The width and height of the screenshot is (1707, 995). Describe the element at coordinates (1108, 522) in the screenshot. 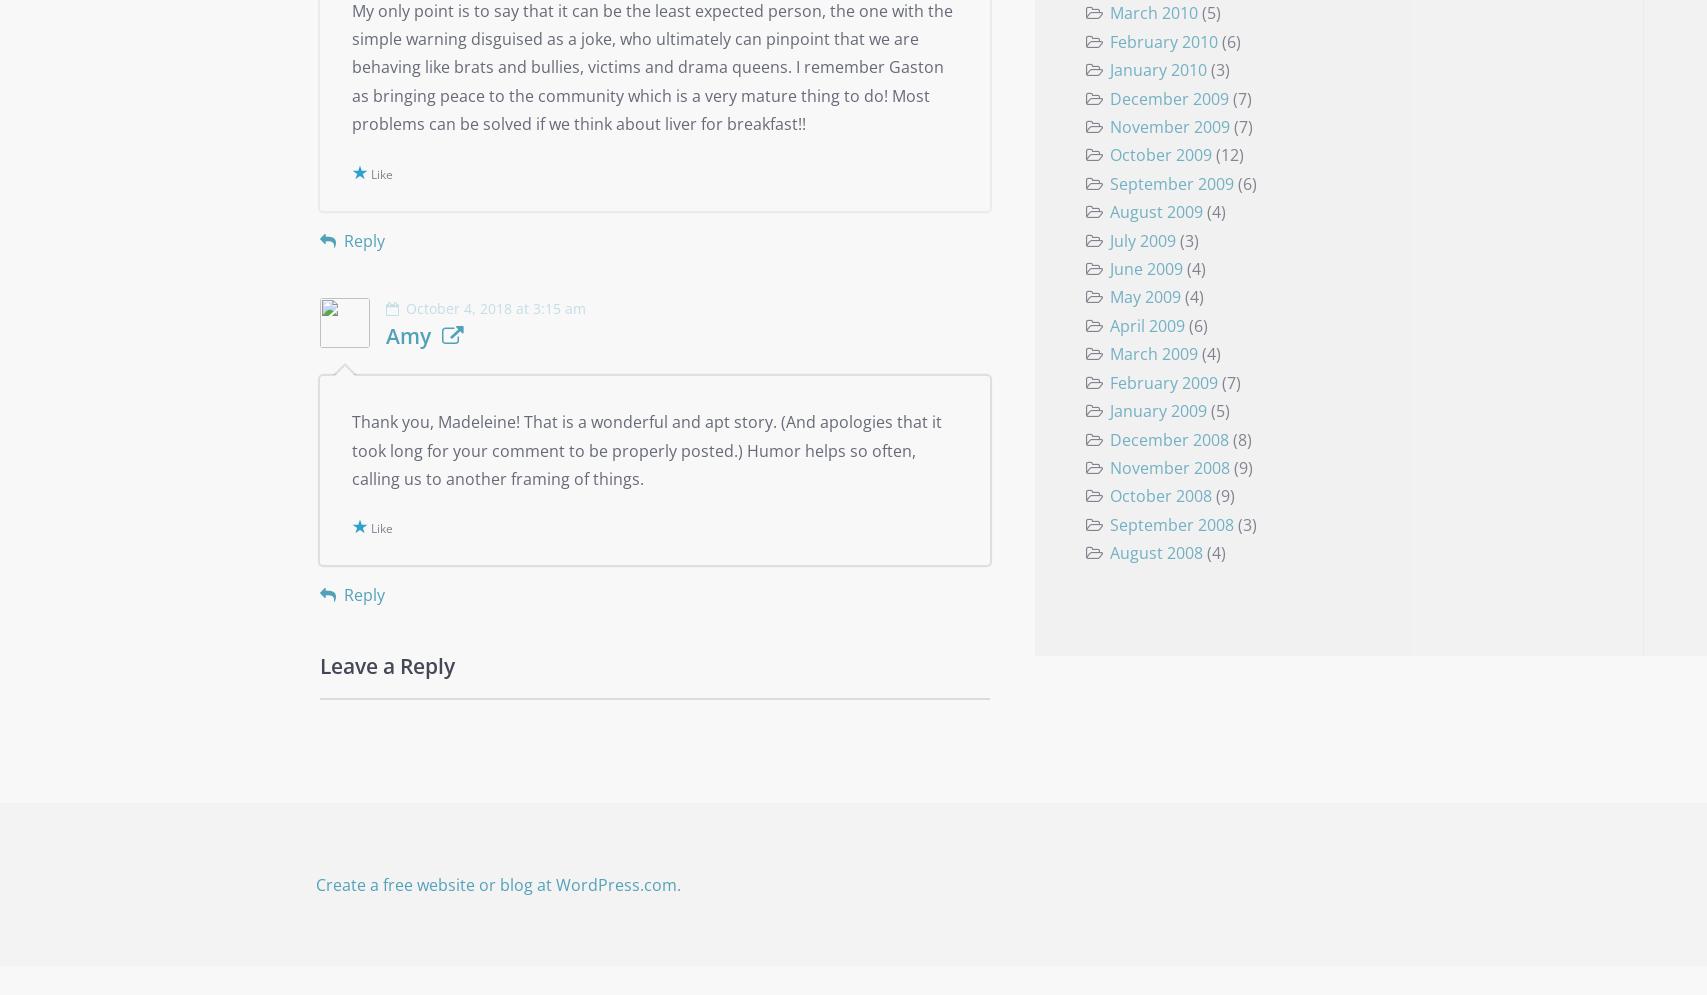

I see `'September 2008'` at that location.